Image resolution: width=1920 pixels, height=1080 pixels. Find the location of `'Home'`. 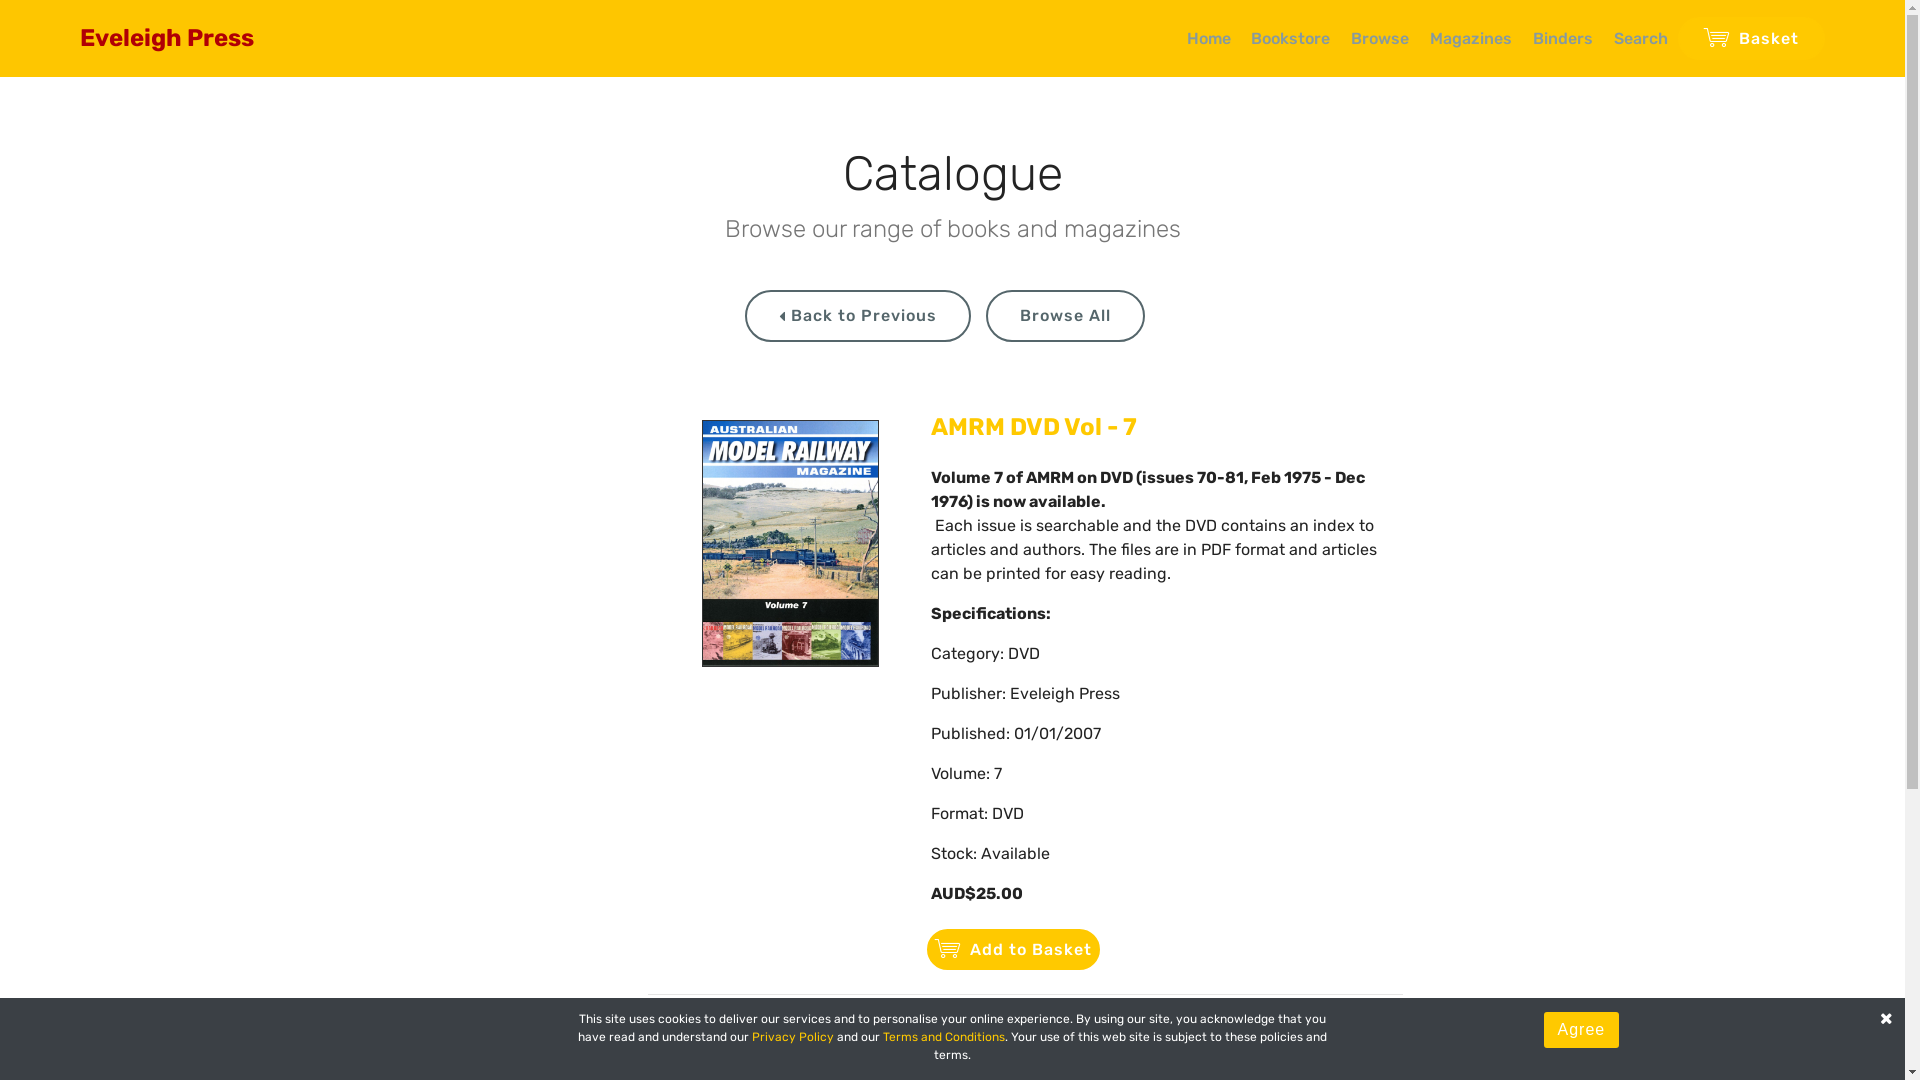

'Home' is located at coordinates (1208, 38).